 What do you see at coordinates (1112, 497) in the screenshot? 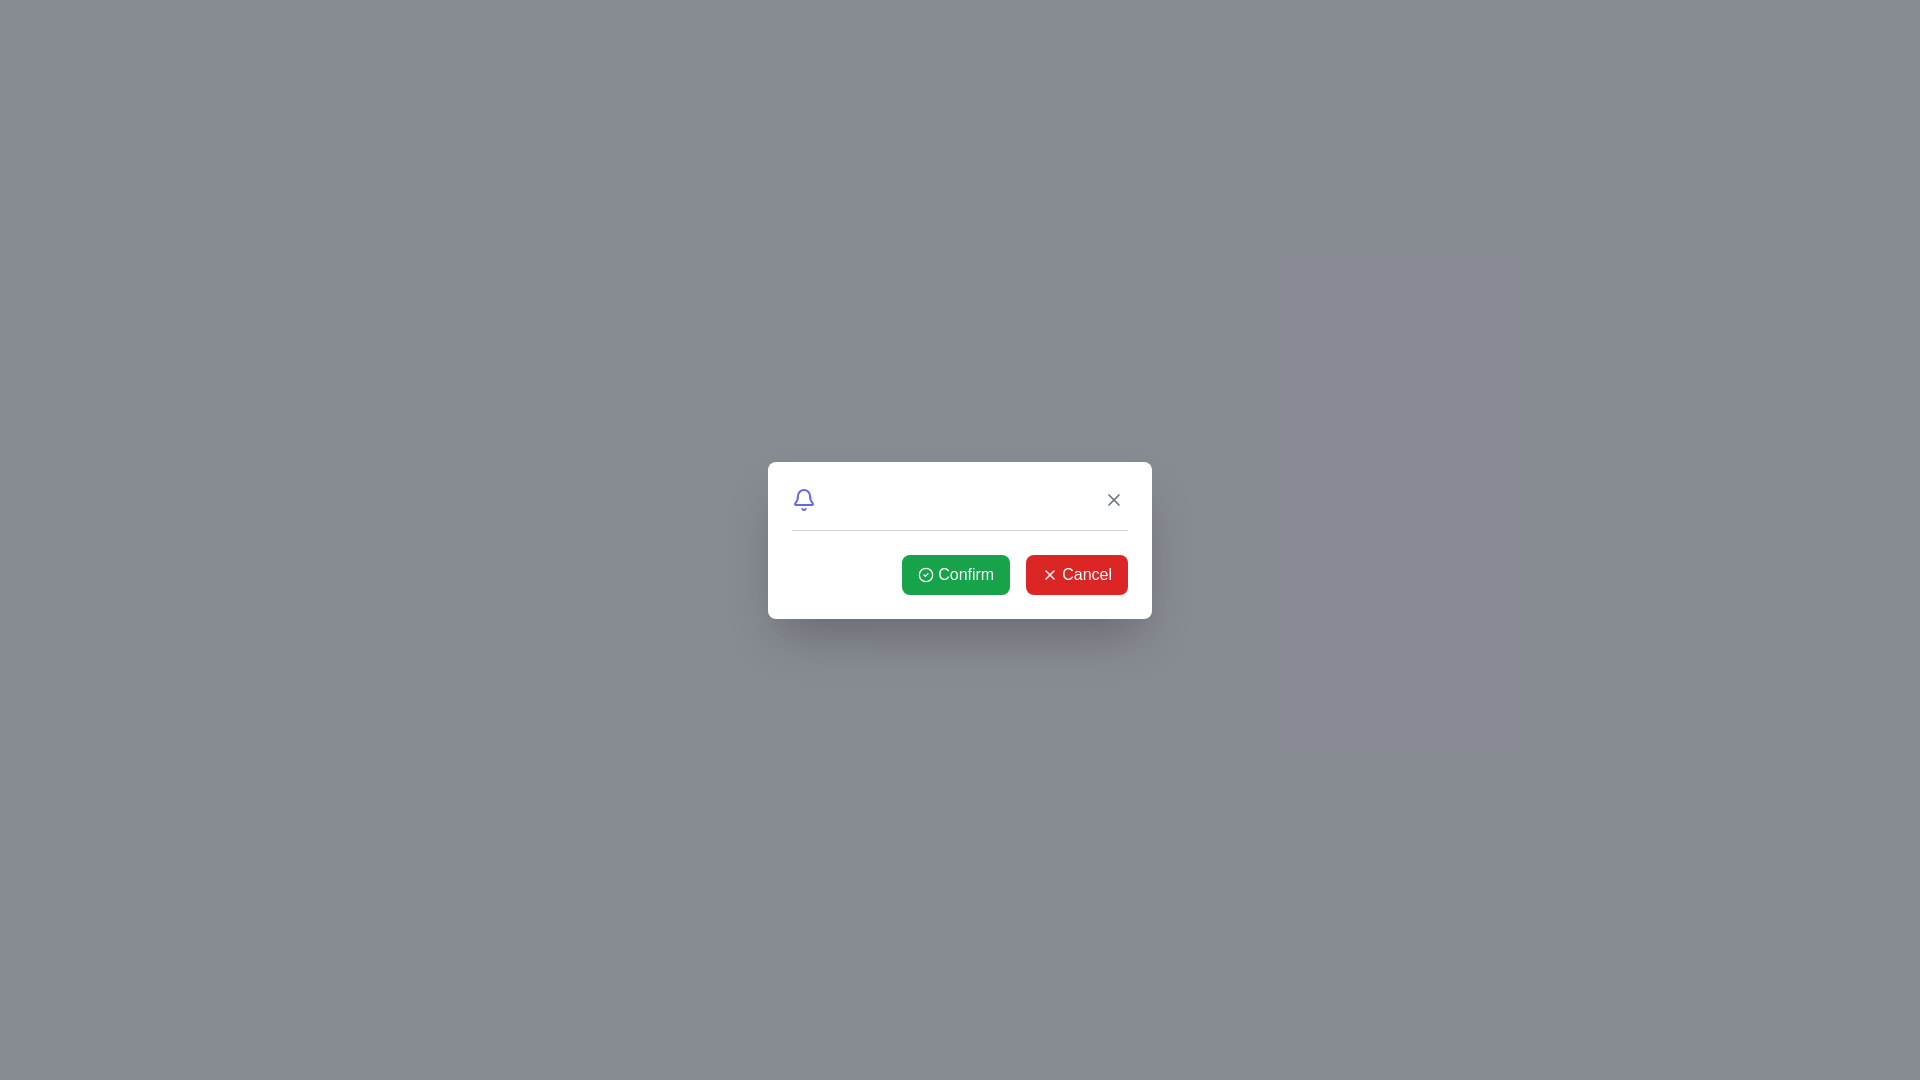
I see `the 'X' close icon located in the upper-right corner of the dialog box` at bounding box center [1112, 497].